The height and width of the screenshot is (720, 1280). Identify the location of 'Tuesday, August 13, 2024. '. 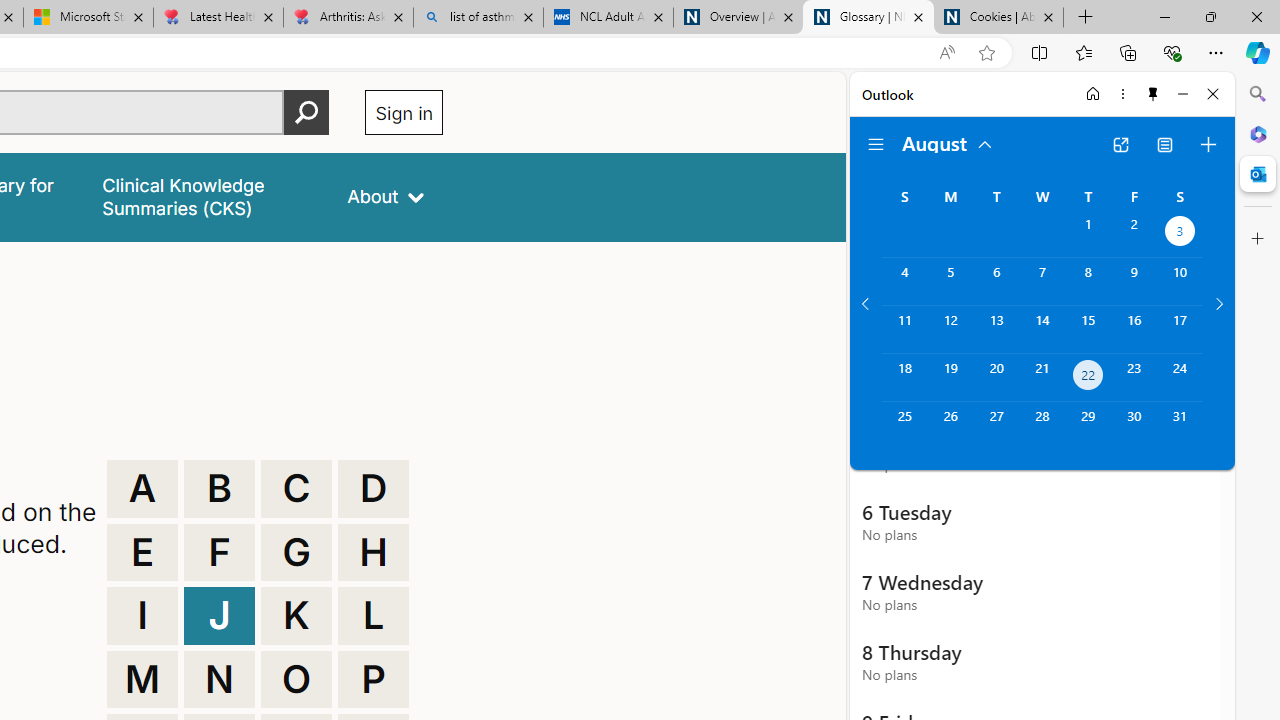
(996, 328).